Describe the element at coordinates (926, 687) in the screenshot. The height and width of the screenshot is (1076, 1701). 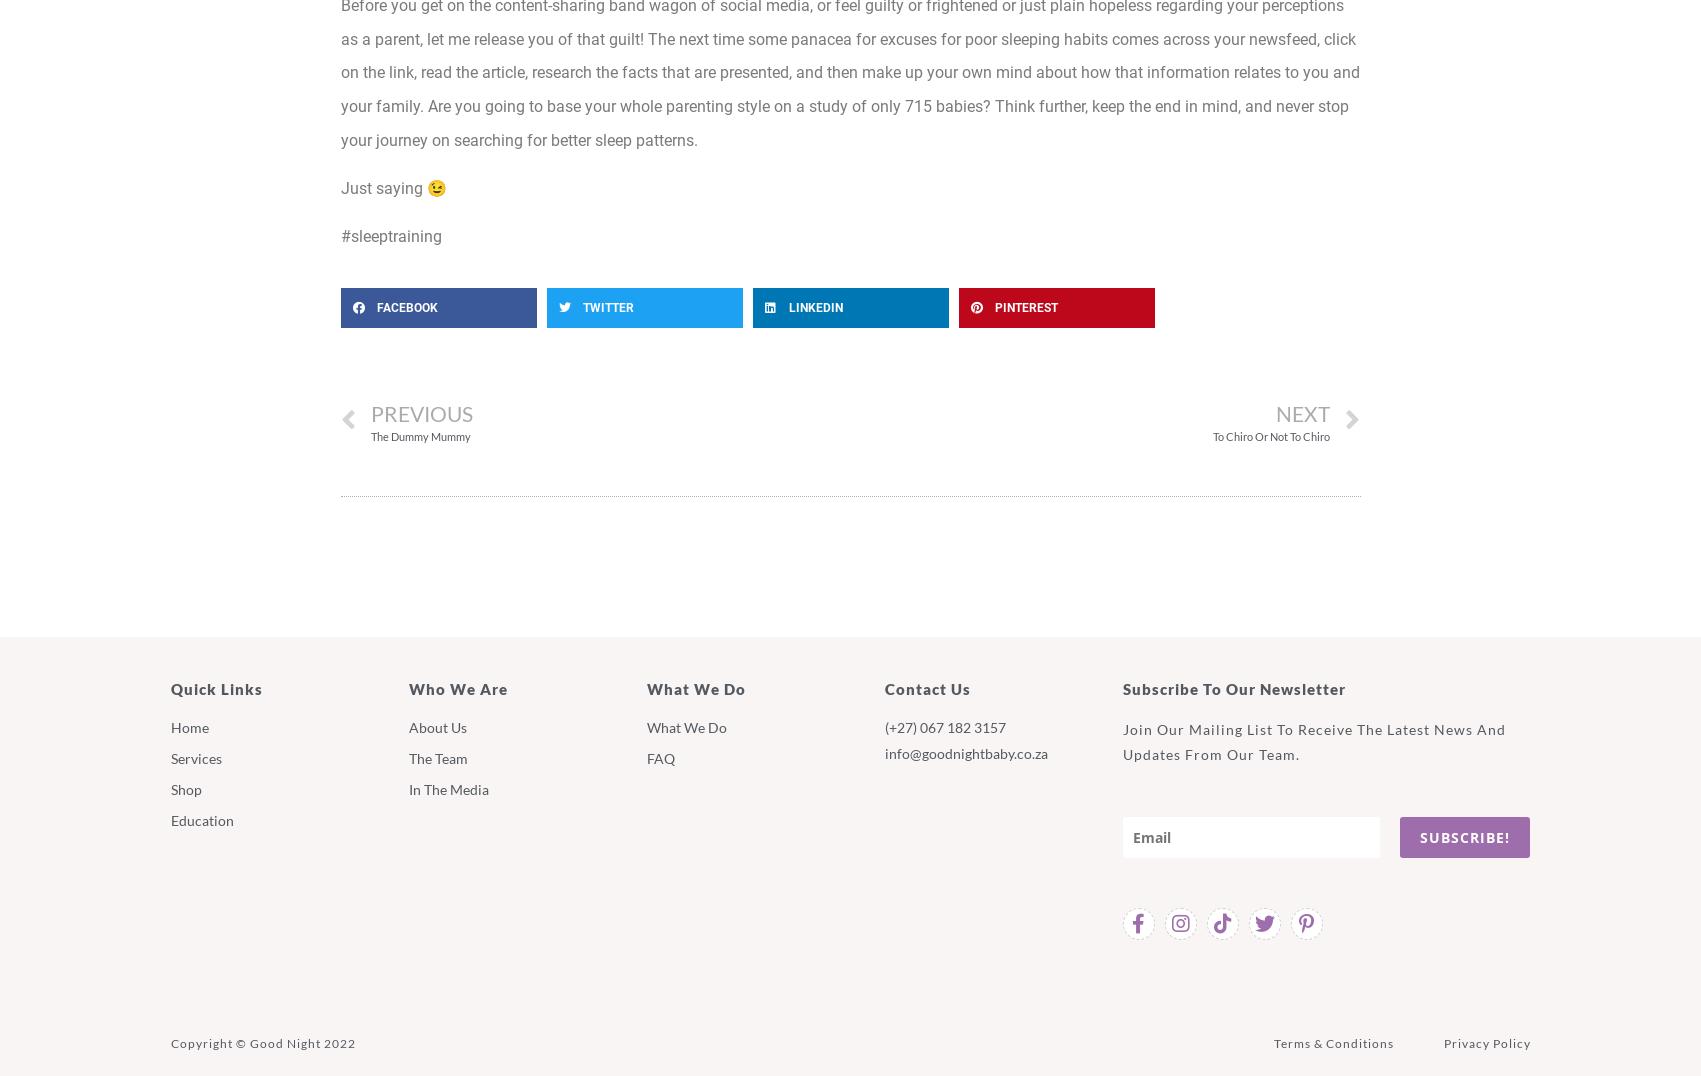
I see `'Contact Us'` at that location.